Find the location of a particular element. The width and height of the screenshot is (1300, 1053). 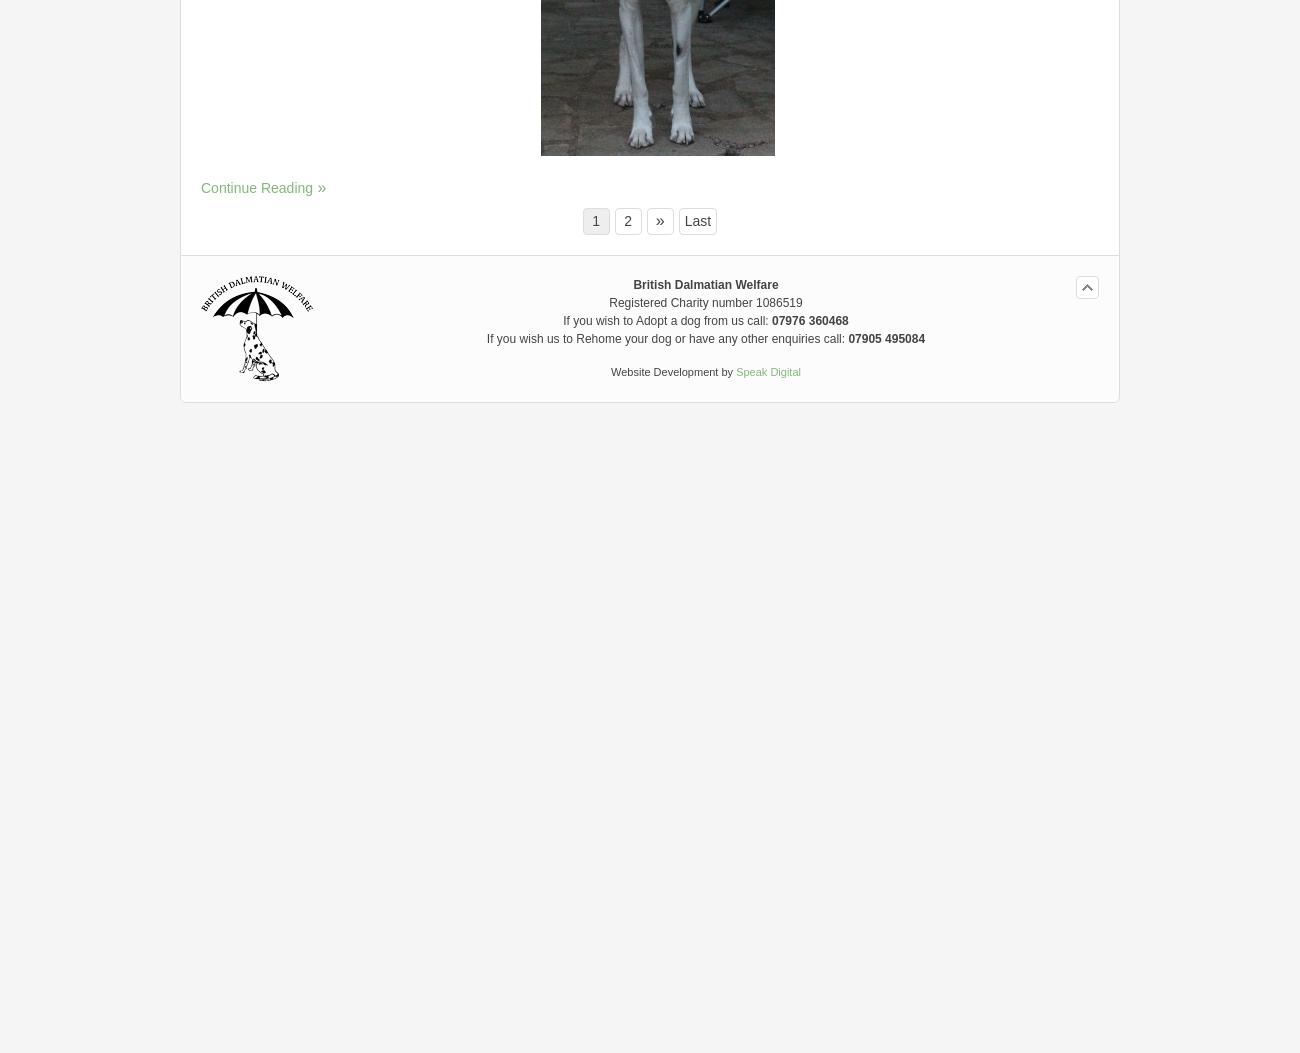

'07905 495084' is located at coordinates (885, 337).